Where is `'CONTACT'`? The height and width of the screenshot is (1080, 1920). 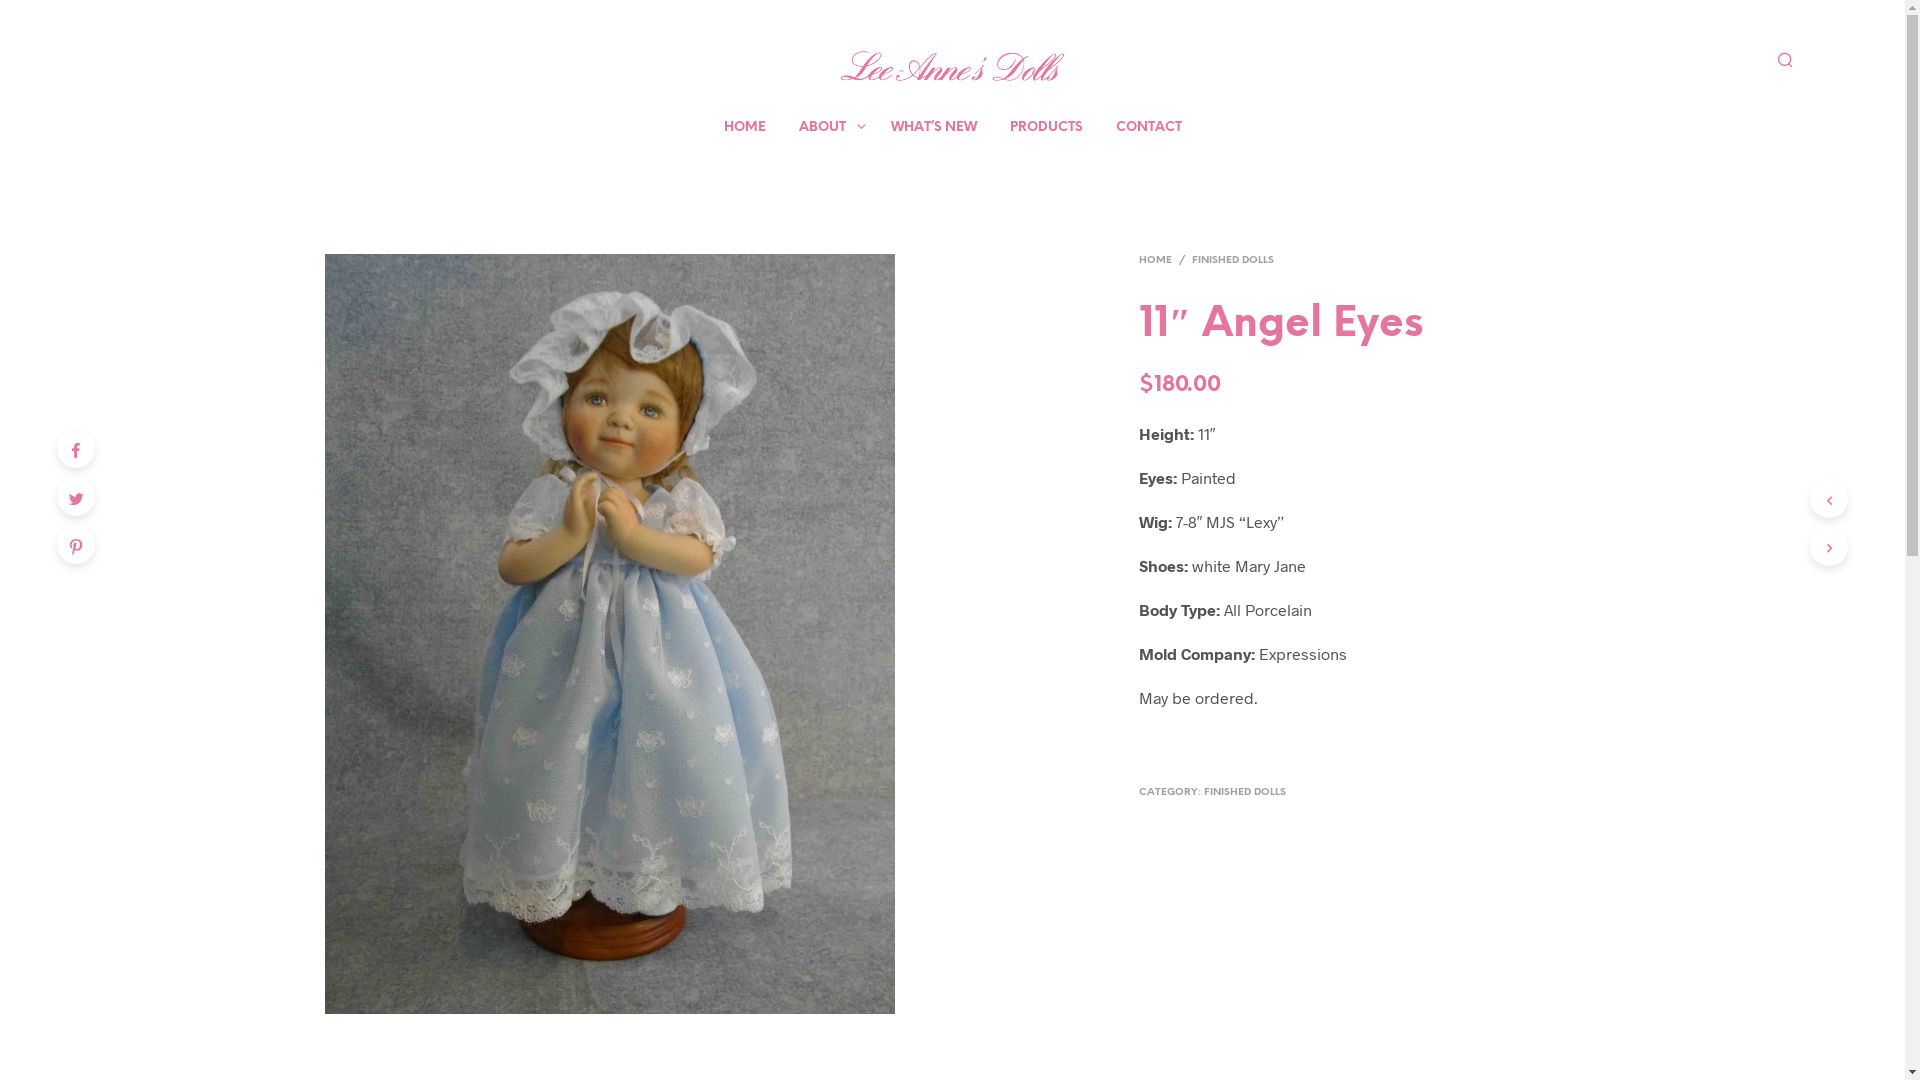 'CONTACT' is located at coordinates (1147, 127).